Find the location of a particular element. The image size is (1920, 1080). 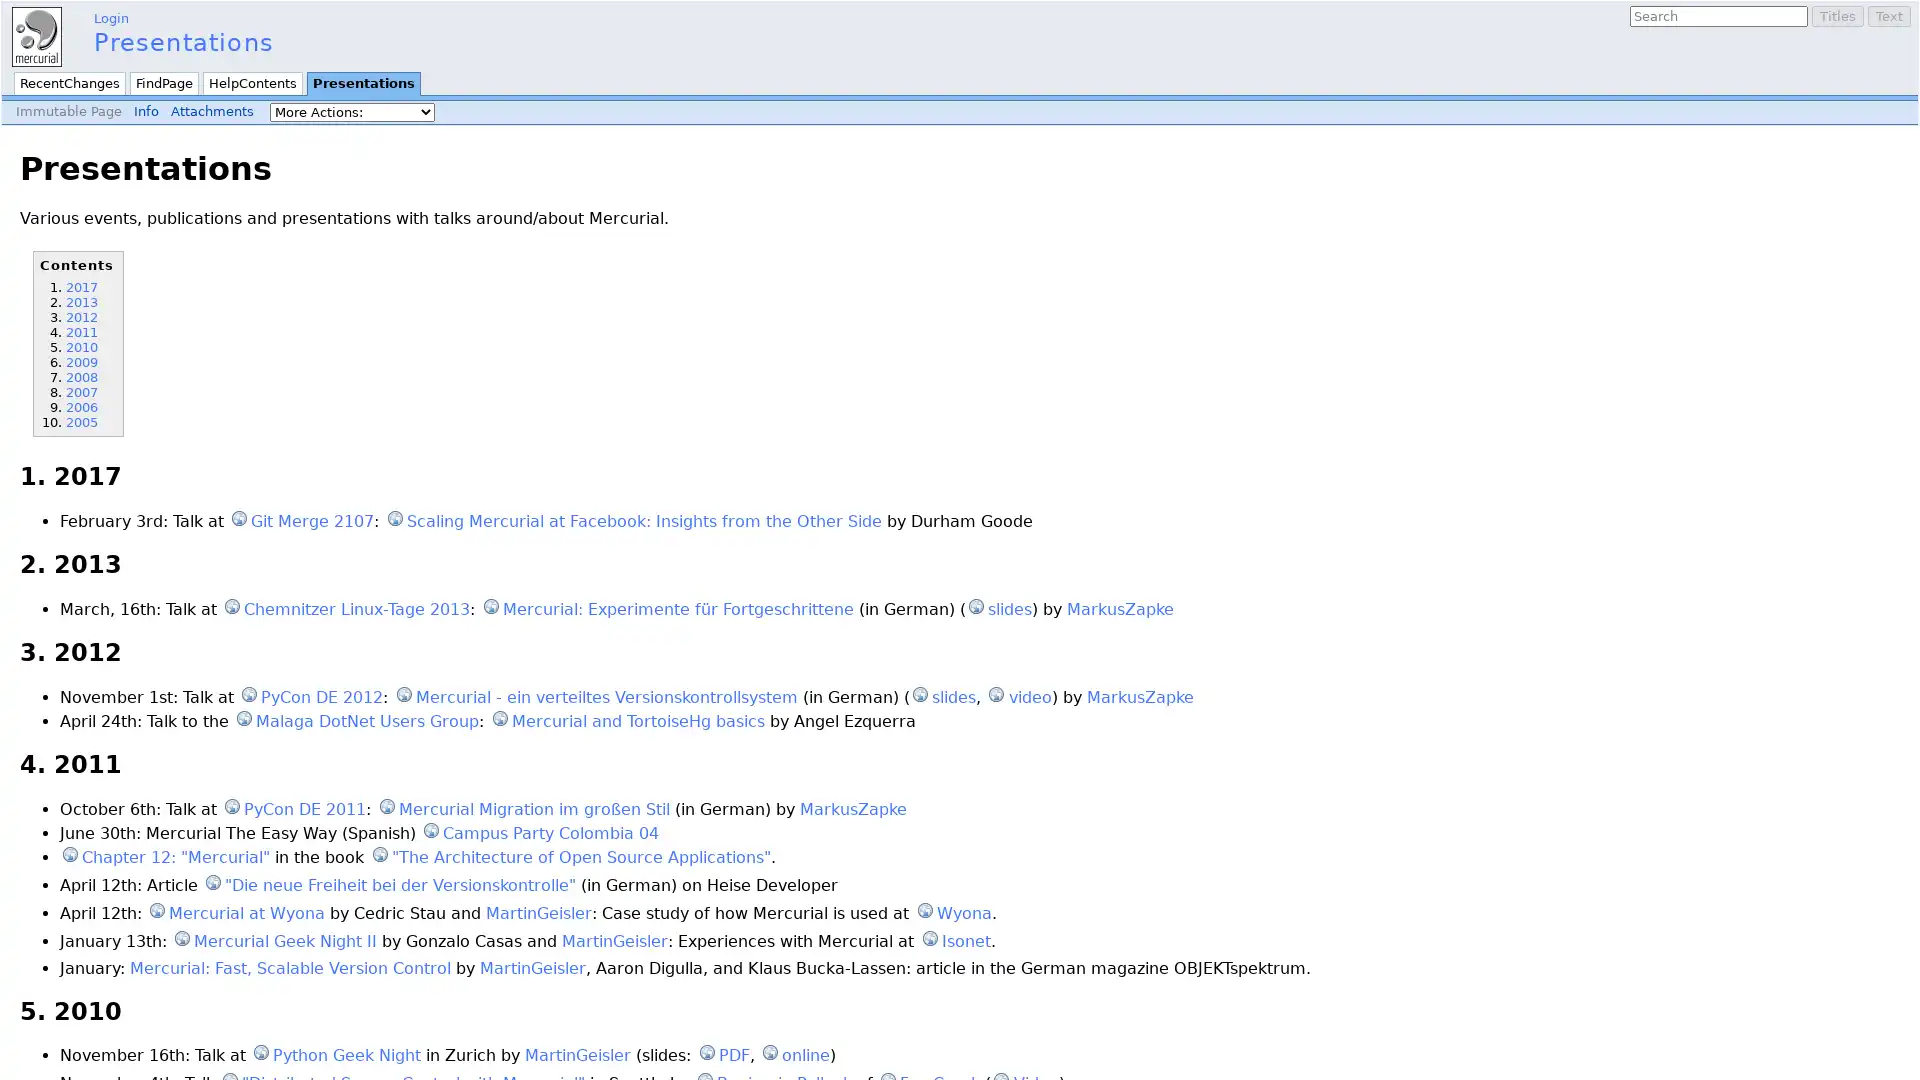

Text is located at coordinates (1888, 16).